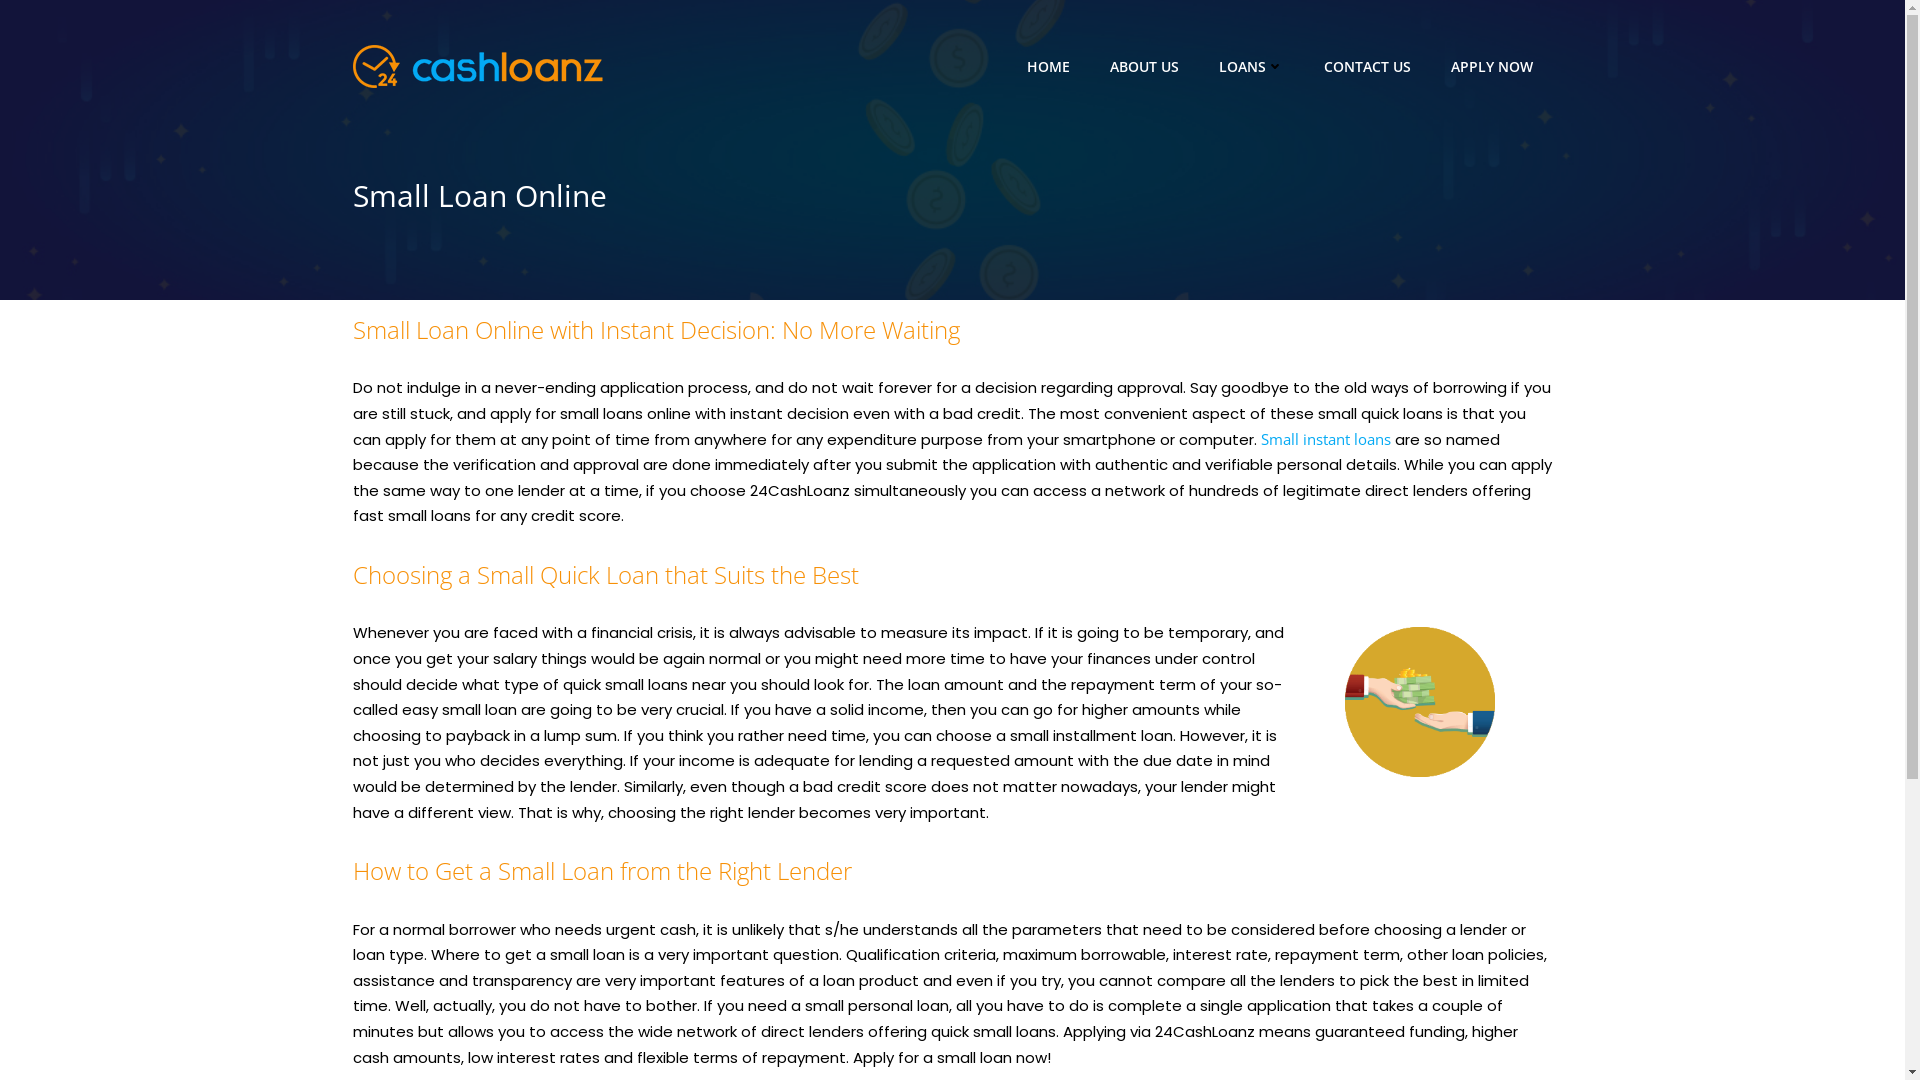 This screenshot has height=1080, width=1920. I want to click on 'ABOUT US', so click(1144, 65).